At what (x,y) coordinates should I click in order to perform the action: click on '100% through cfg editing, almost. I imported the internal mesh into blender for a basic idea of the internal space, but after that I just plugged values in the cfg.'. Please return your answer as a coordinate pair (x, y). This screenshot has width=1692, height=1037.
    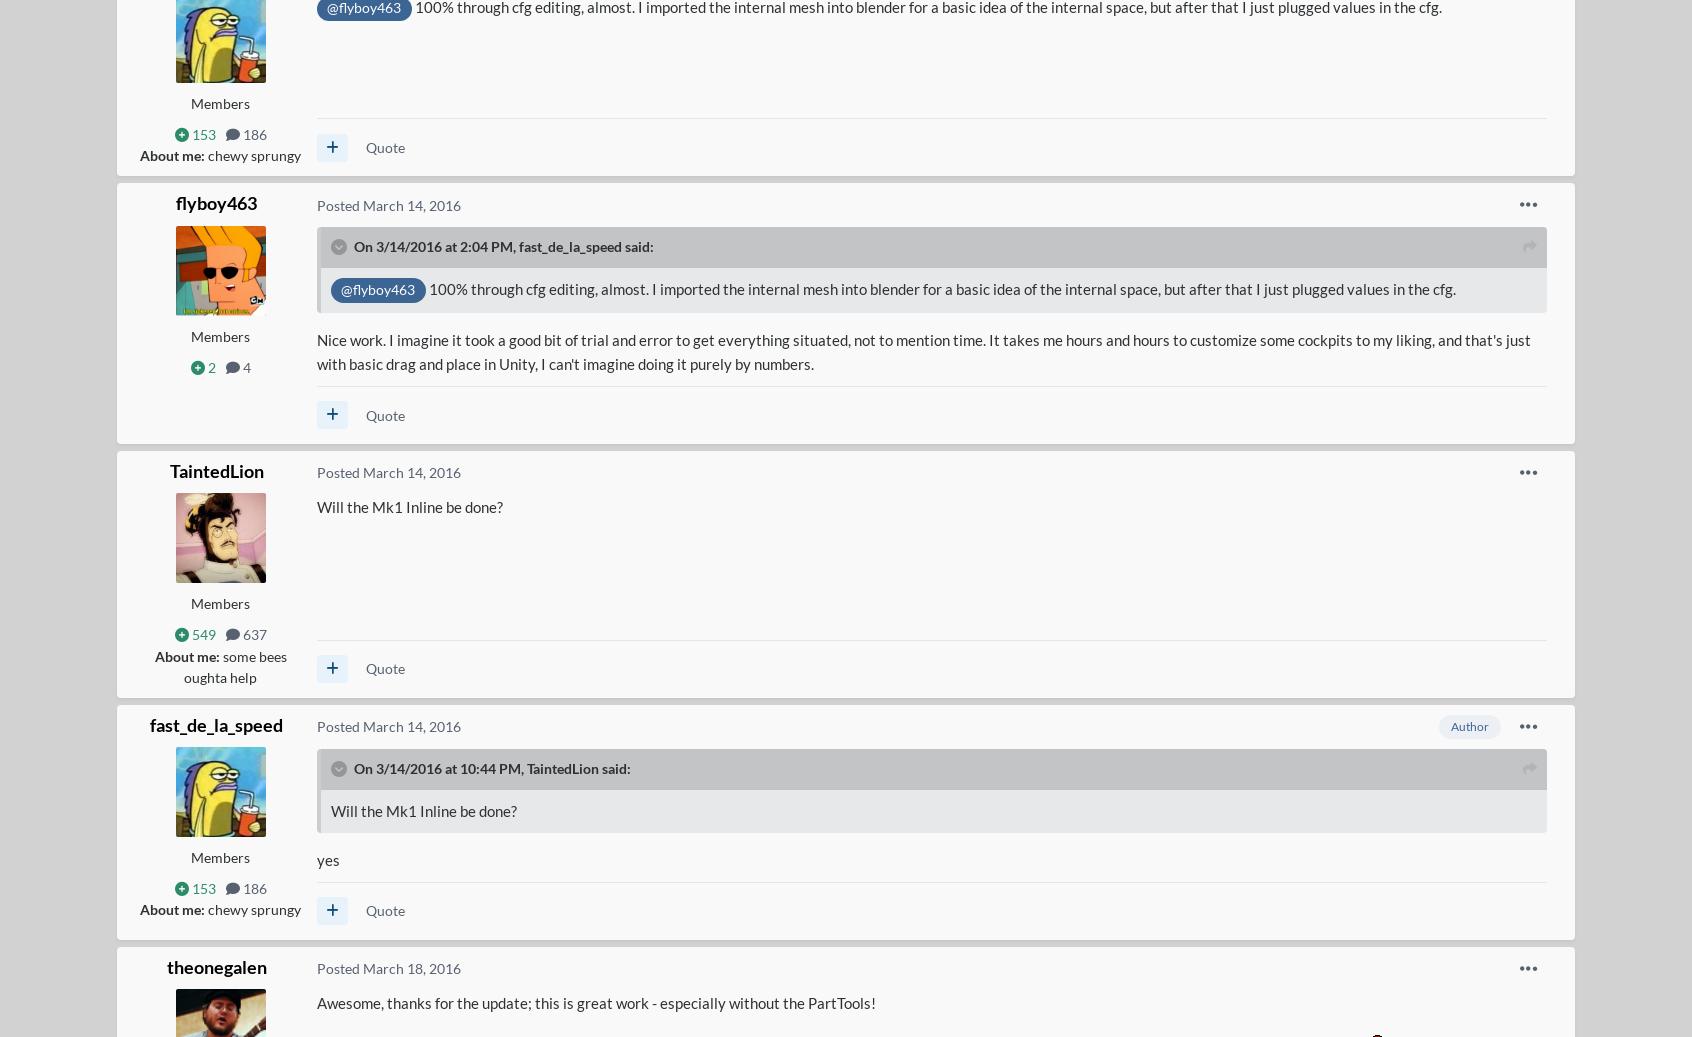
    Looking at the image, I should click on (940, 286).